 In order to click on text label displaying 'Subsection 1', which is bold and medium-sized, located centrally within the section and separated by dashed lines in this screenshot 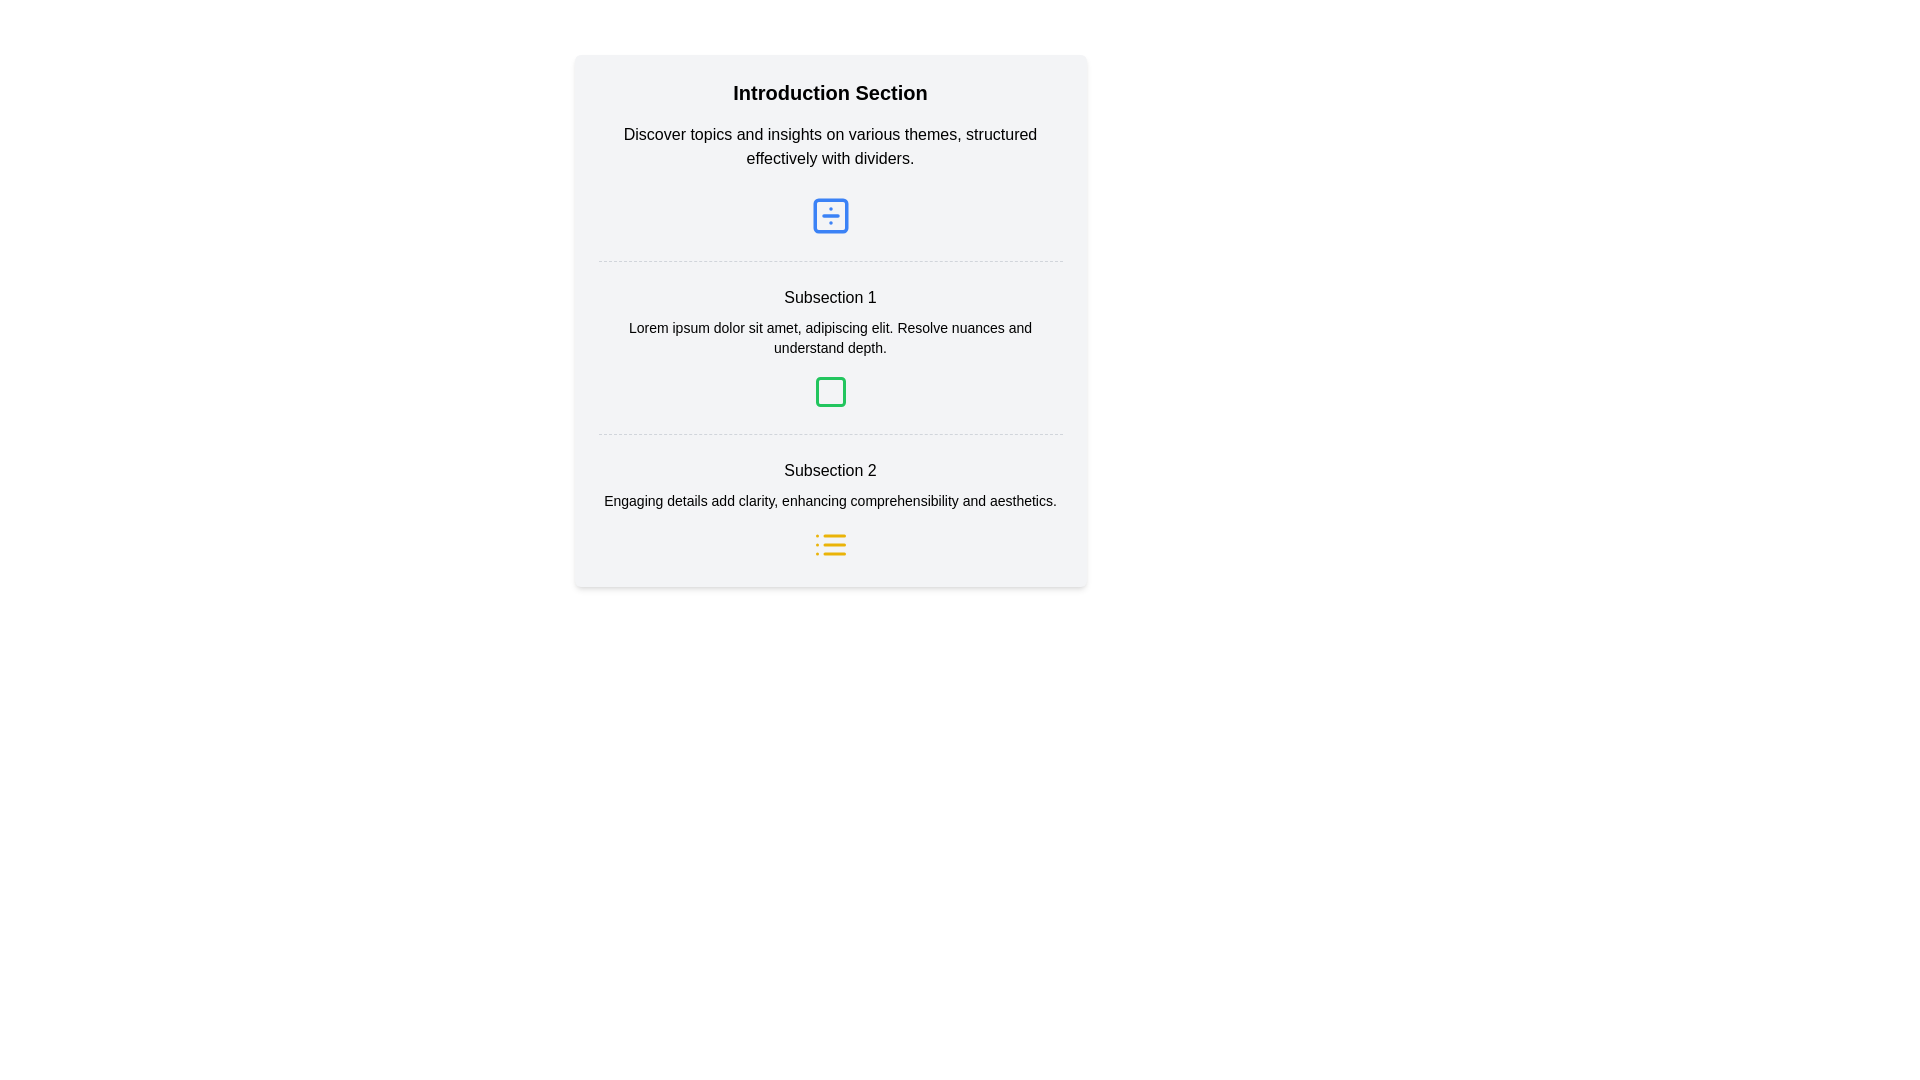, I will do `click(830, 297)`.